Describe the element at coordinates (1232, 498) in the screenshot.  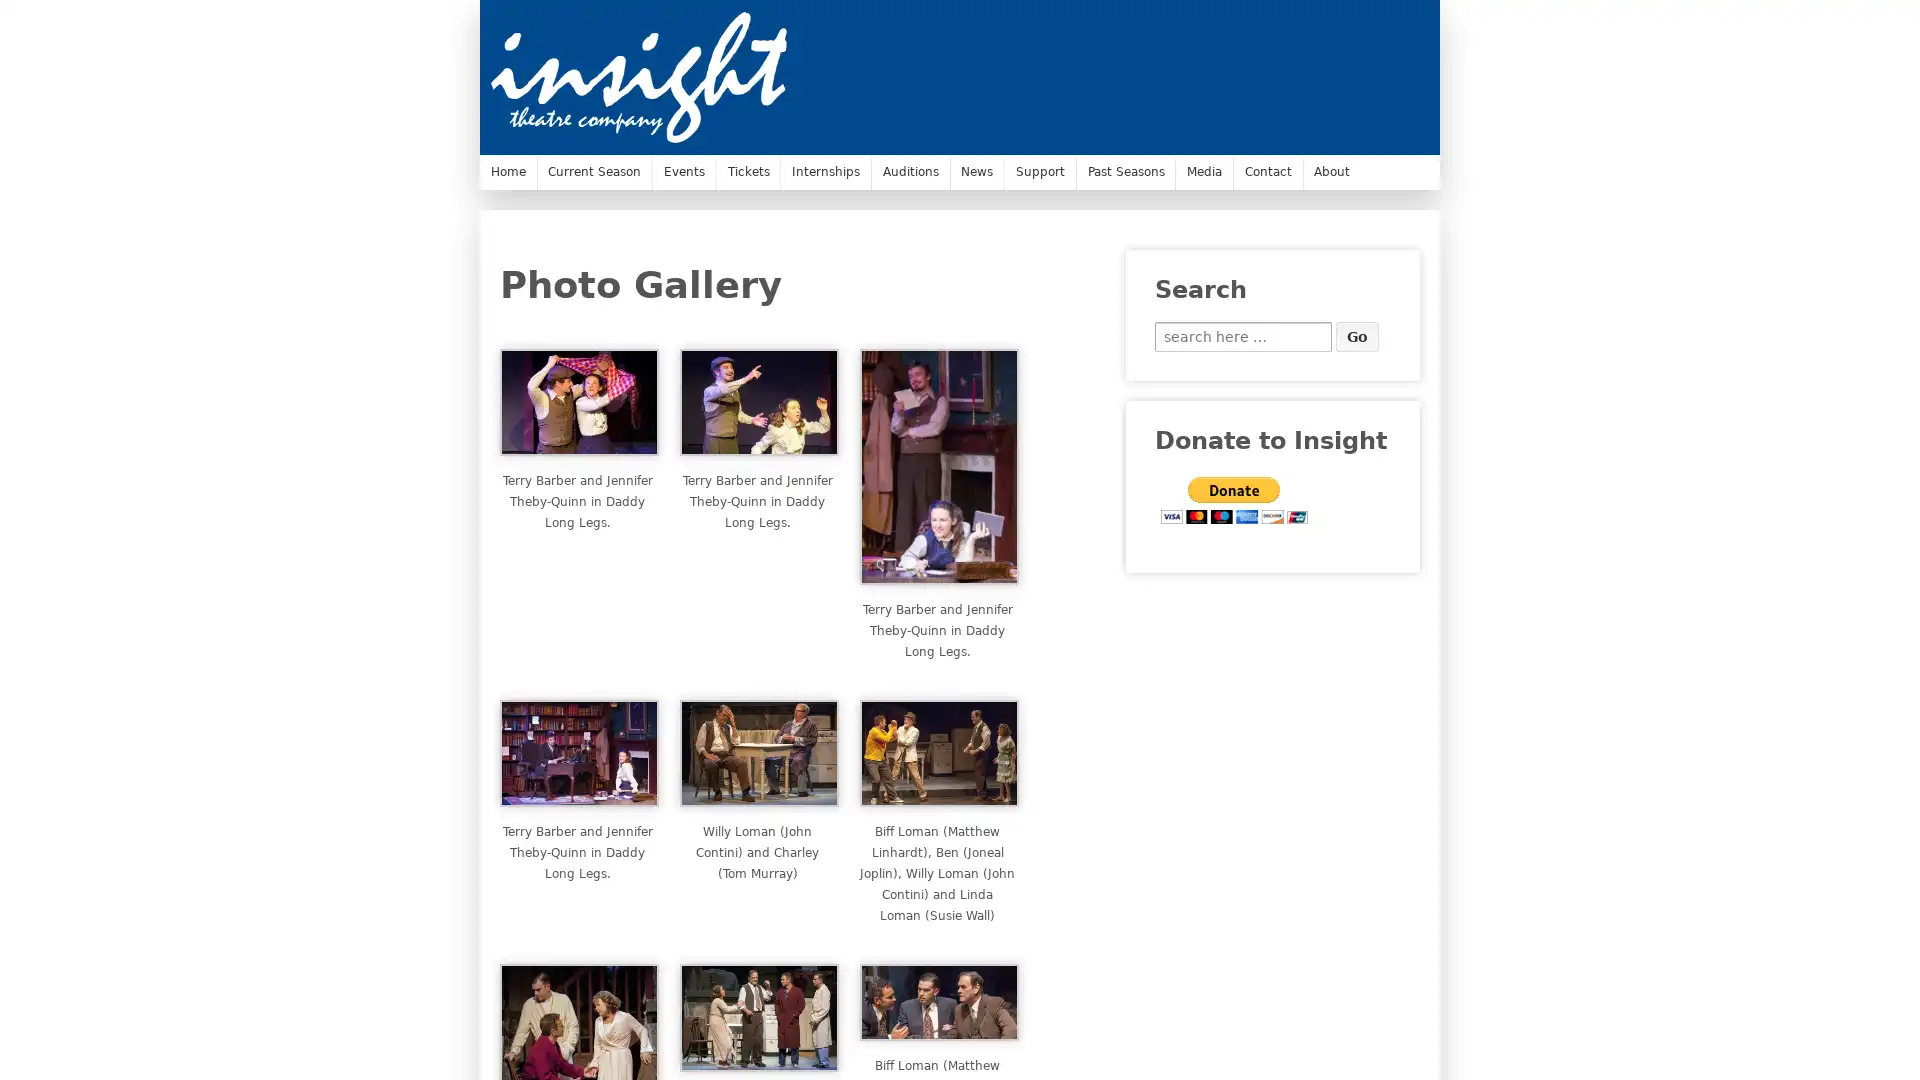
I see `PayPal - The safer, easier way to pay online.` at that location.